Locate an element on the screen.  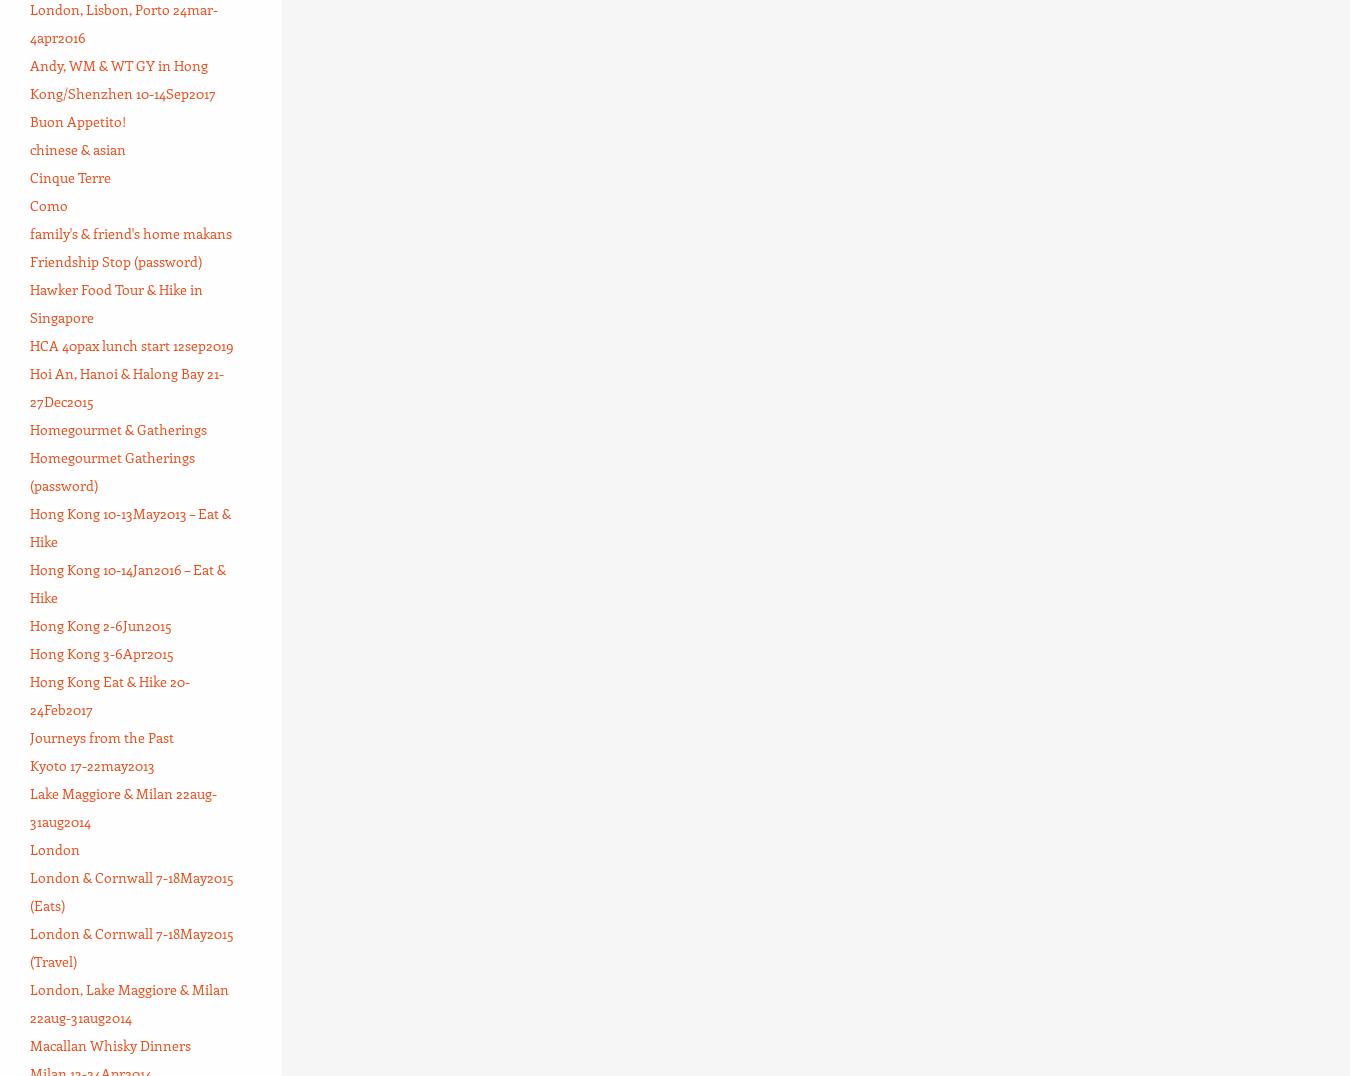
'family's & friend's home makans' is located at coordinates (130, 232).